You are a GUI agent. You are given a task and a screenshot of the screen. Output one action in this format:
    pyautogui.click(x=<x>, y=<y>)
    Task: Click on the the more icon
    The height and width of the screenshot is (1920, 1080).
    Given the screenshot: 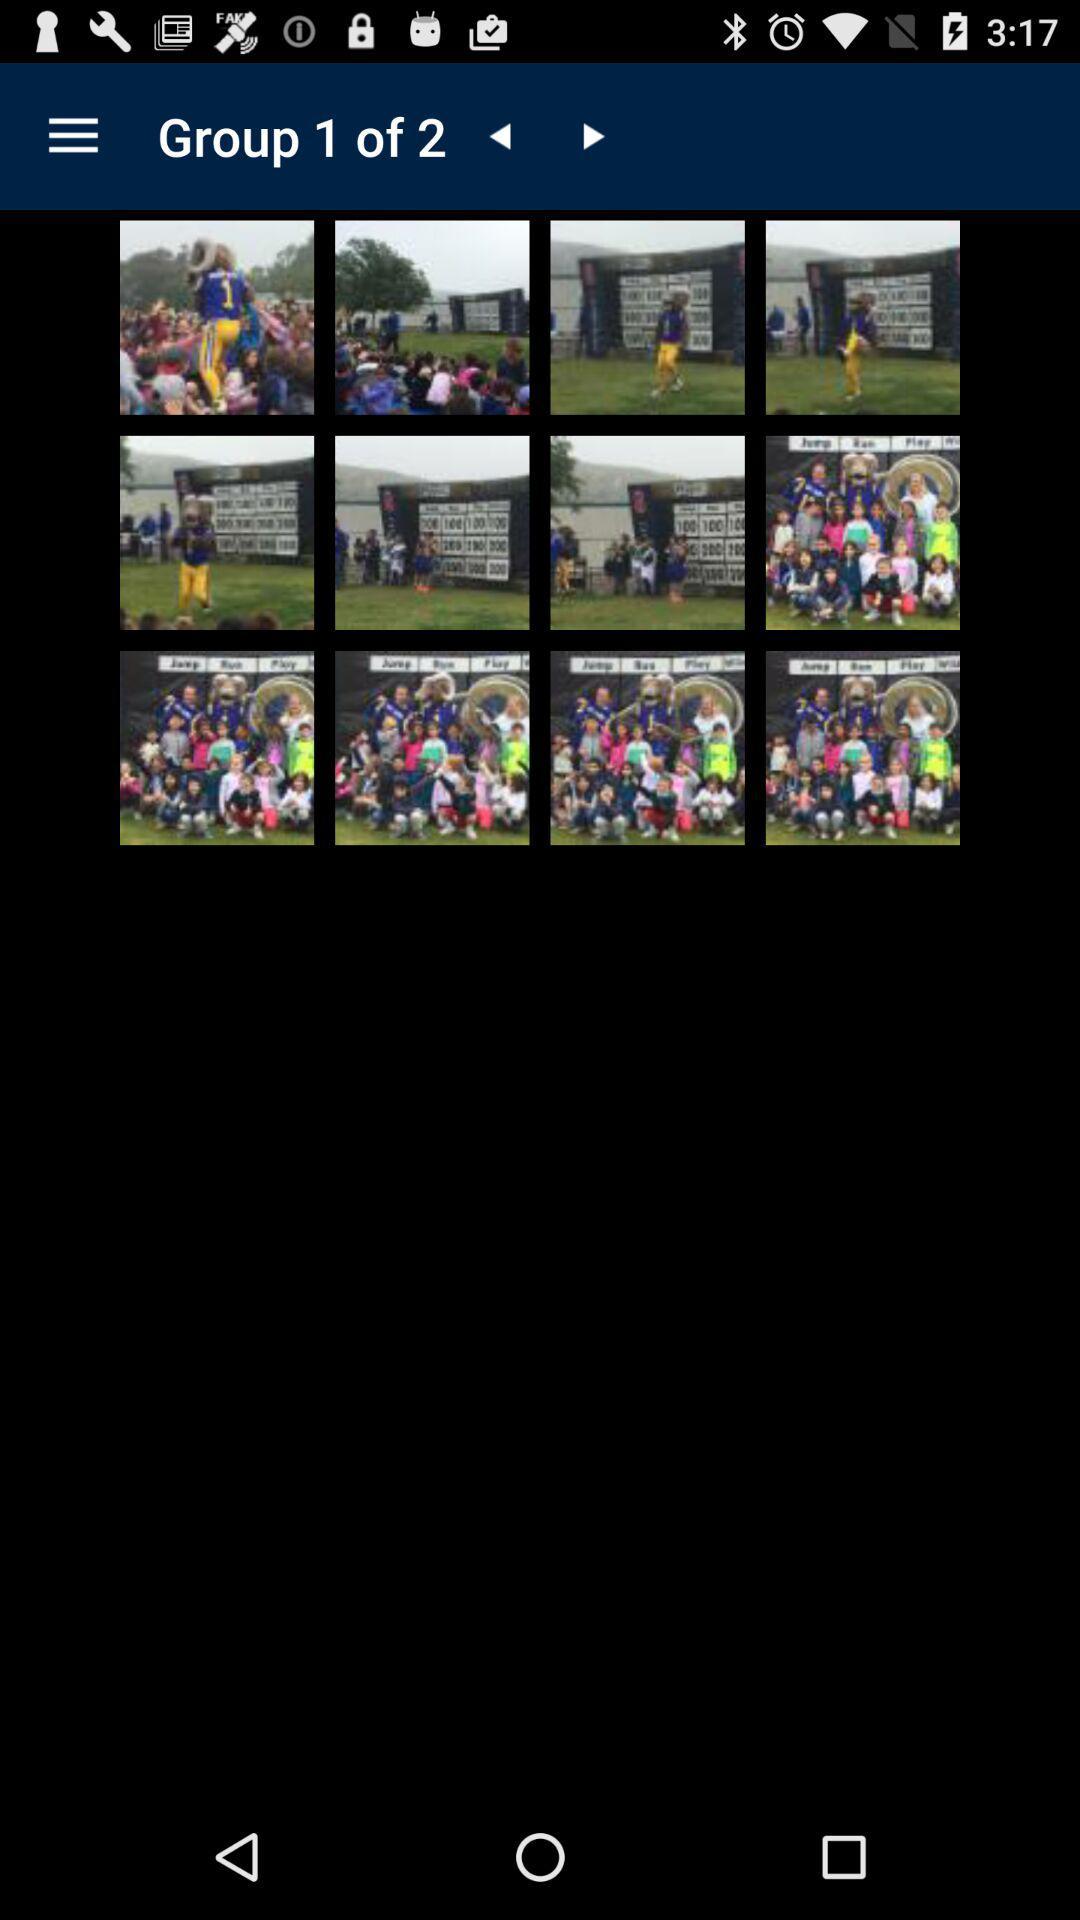 What is the action you would take?
    pyautogui.click(x=431, y=339)
    